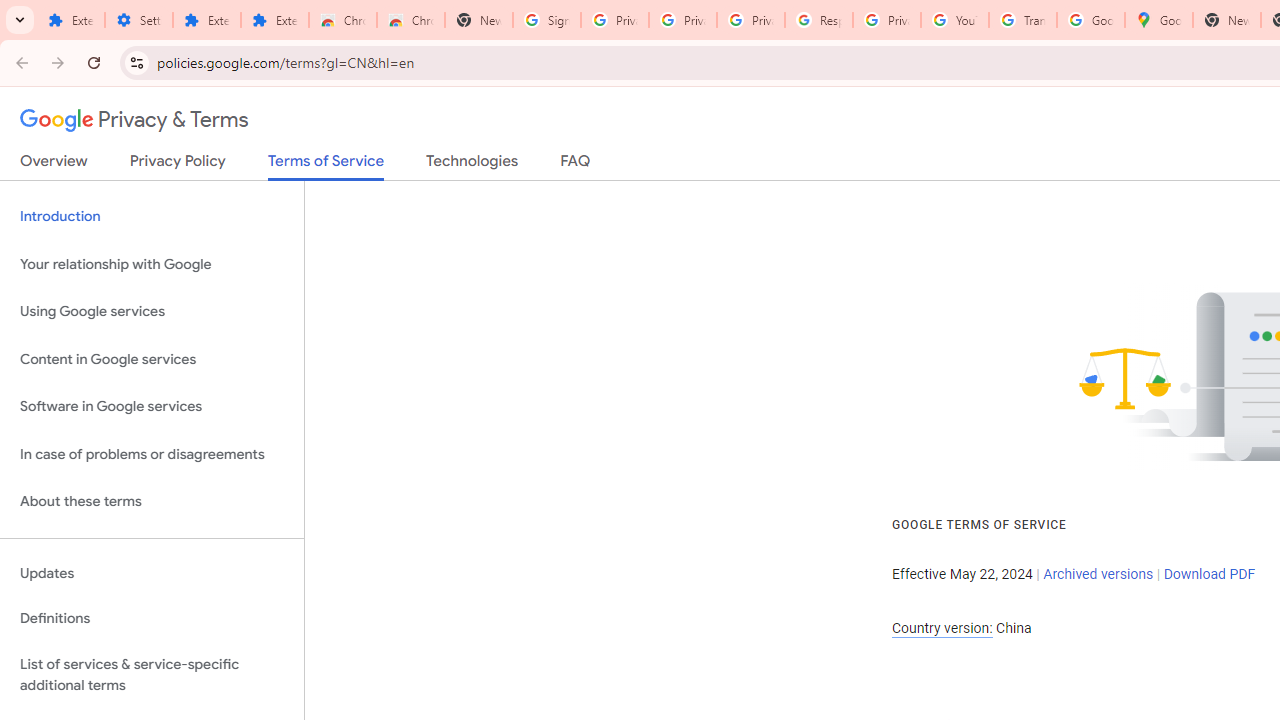 This screenshot has width=1280, height=720. Describe the element at coordinates (547, 20) in the screenshot. I see `'Sign in - Google Accounts'` at that location.